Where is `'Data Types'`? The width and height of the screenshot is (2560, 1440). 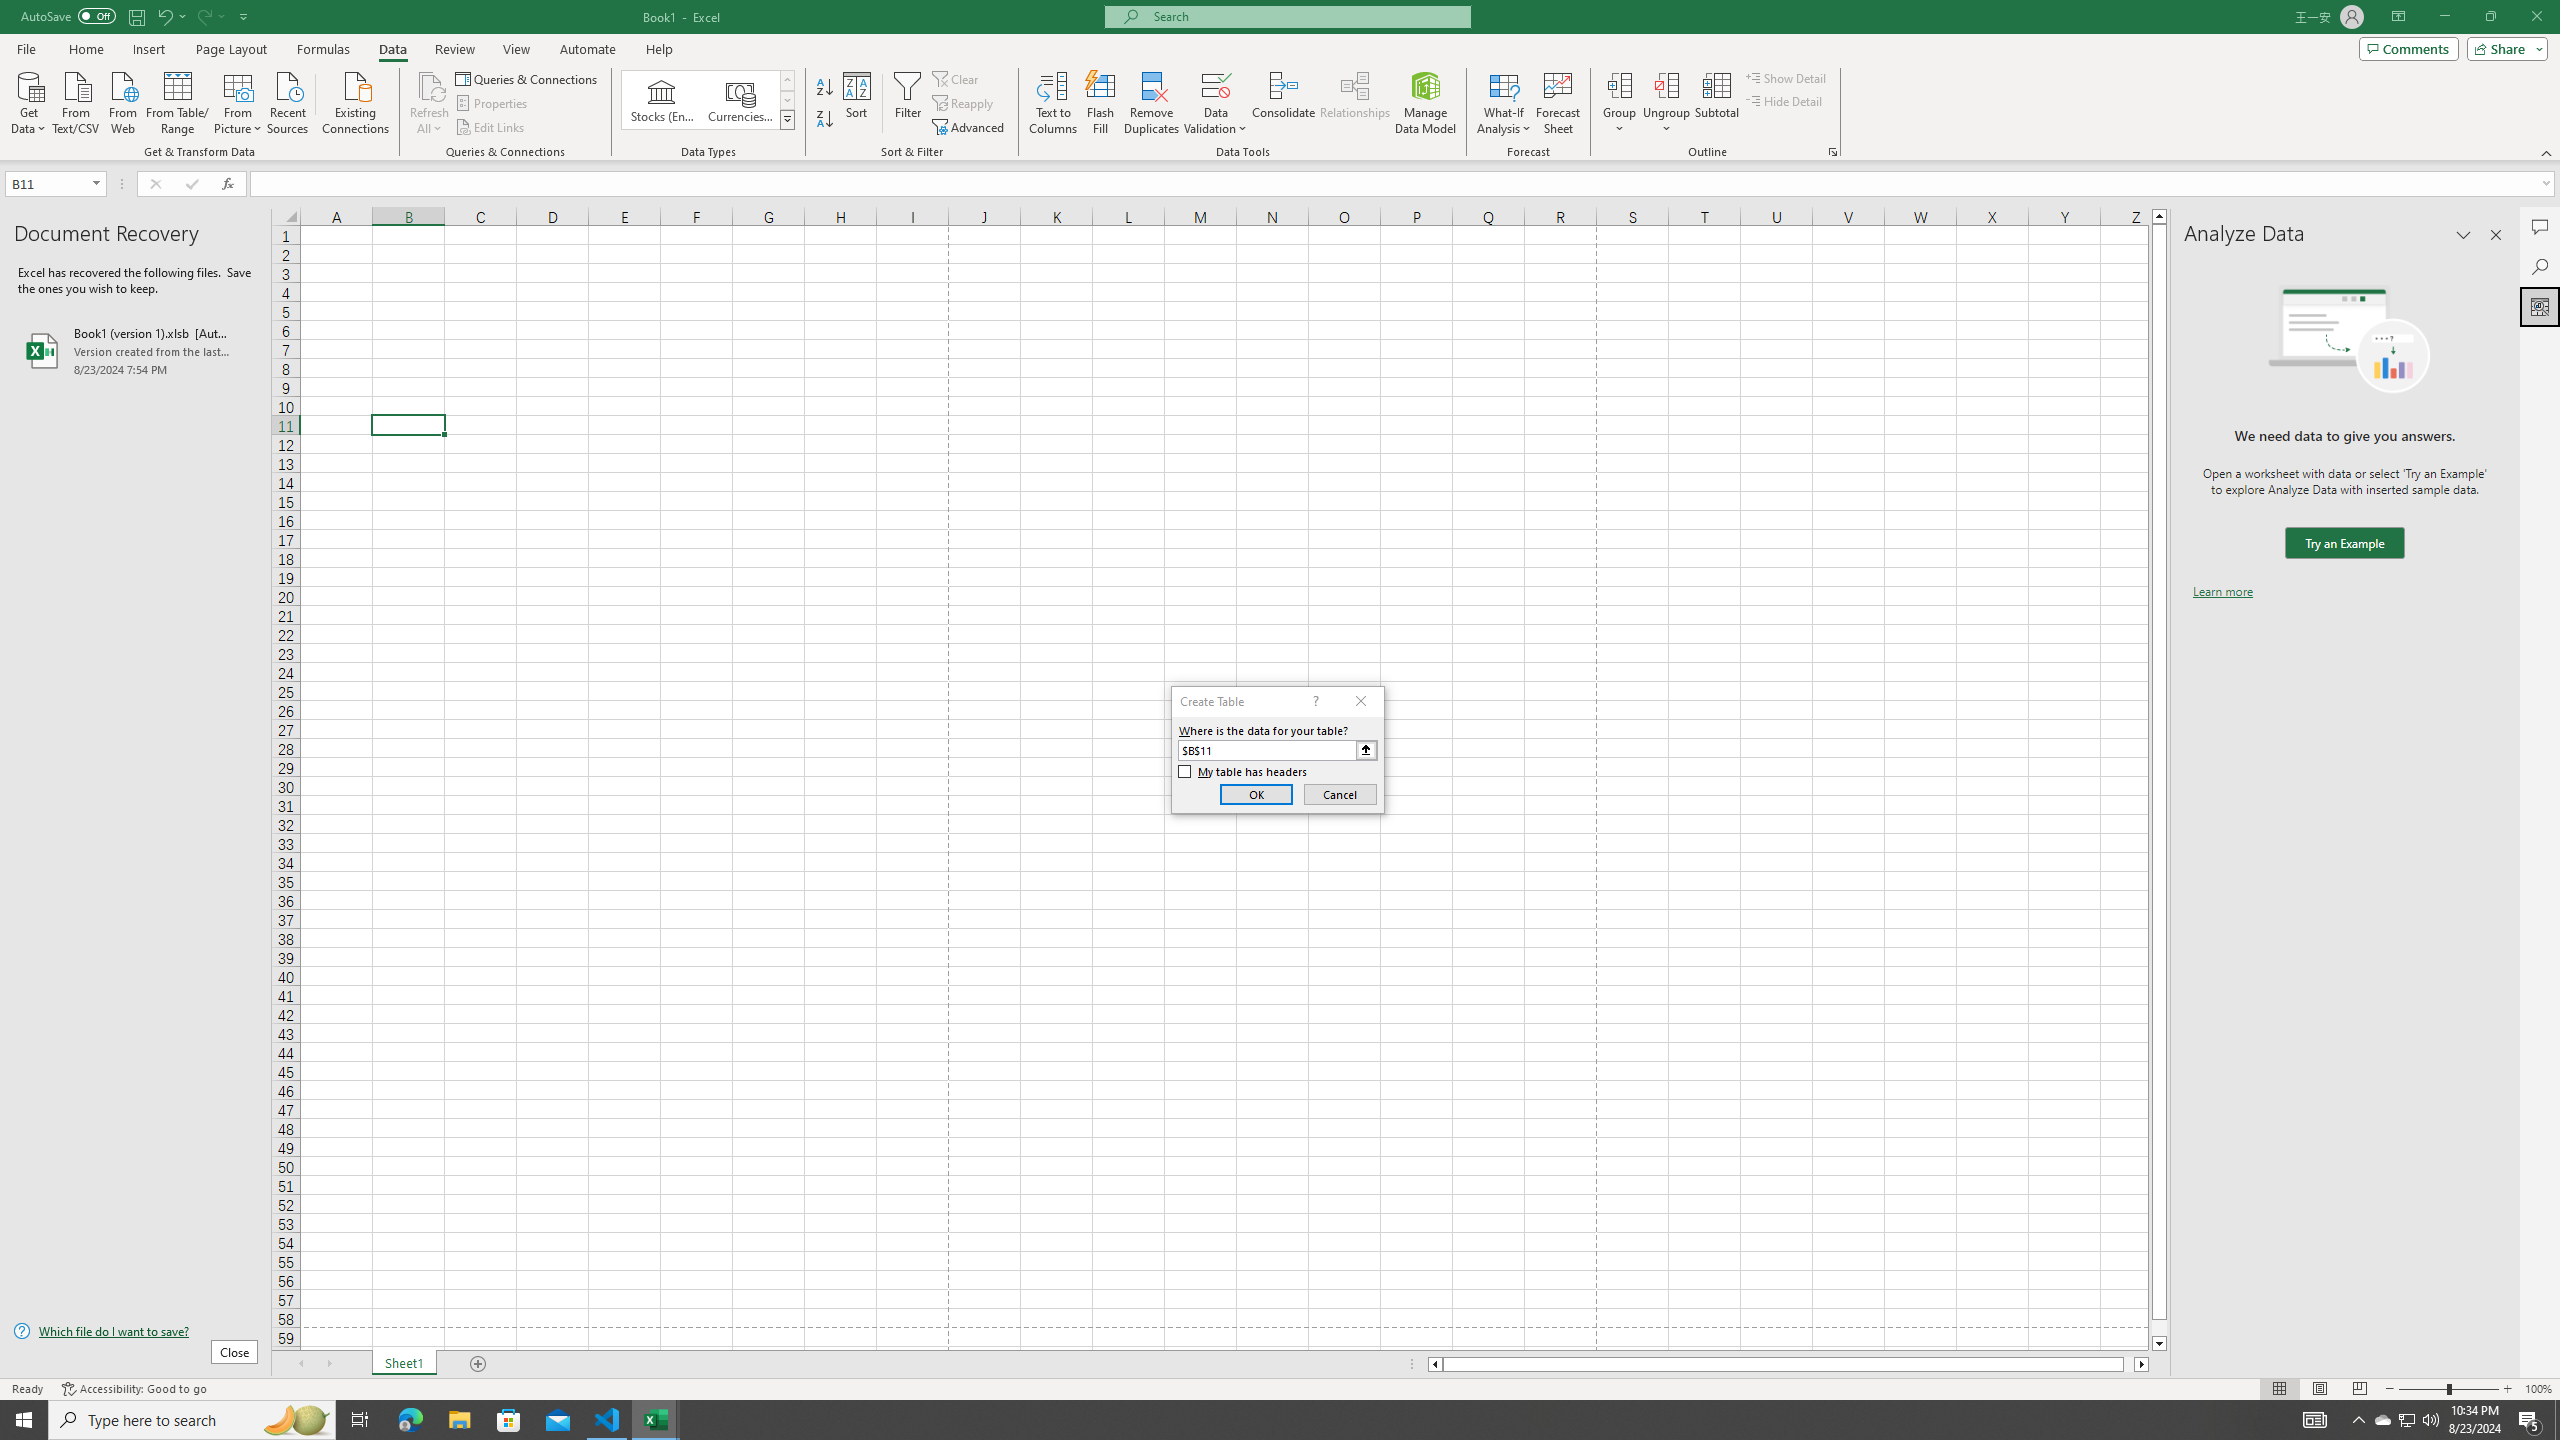 'Data Types' is located at coordinates (787, 118).